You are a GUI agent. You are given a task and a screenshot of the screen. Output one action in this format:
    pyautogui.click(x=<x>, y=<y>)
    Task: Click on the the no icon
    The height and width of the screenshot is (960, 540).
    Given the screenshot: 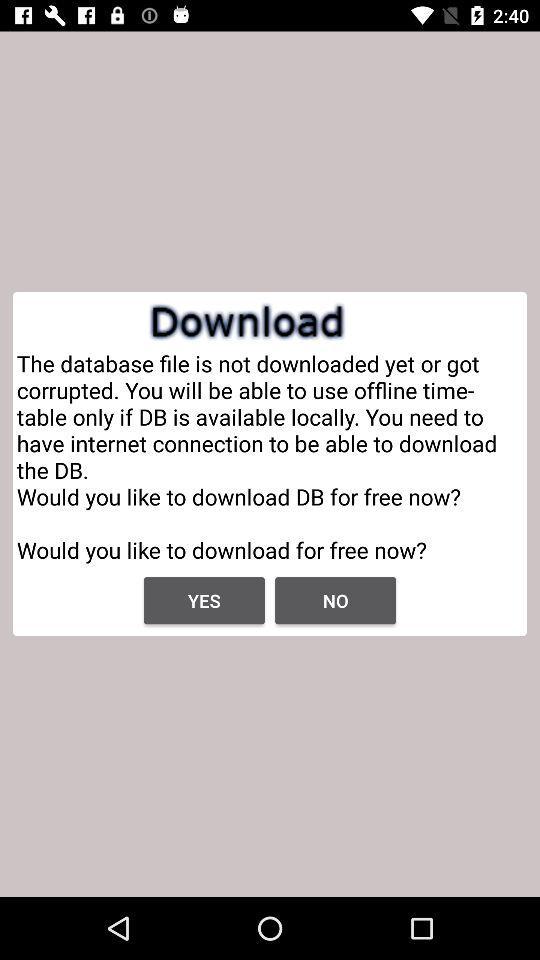 What is the action you would take?
    pyautogui.click(x=335, y=600)
    